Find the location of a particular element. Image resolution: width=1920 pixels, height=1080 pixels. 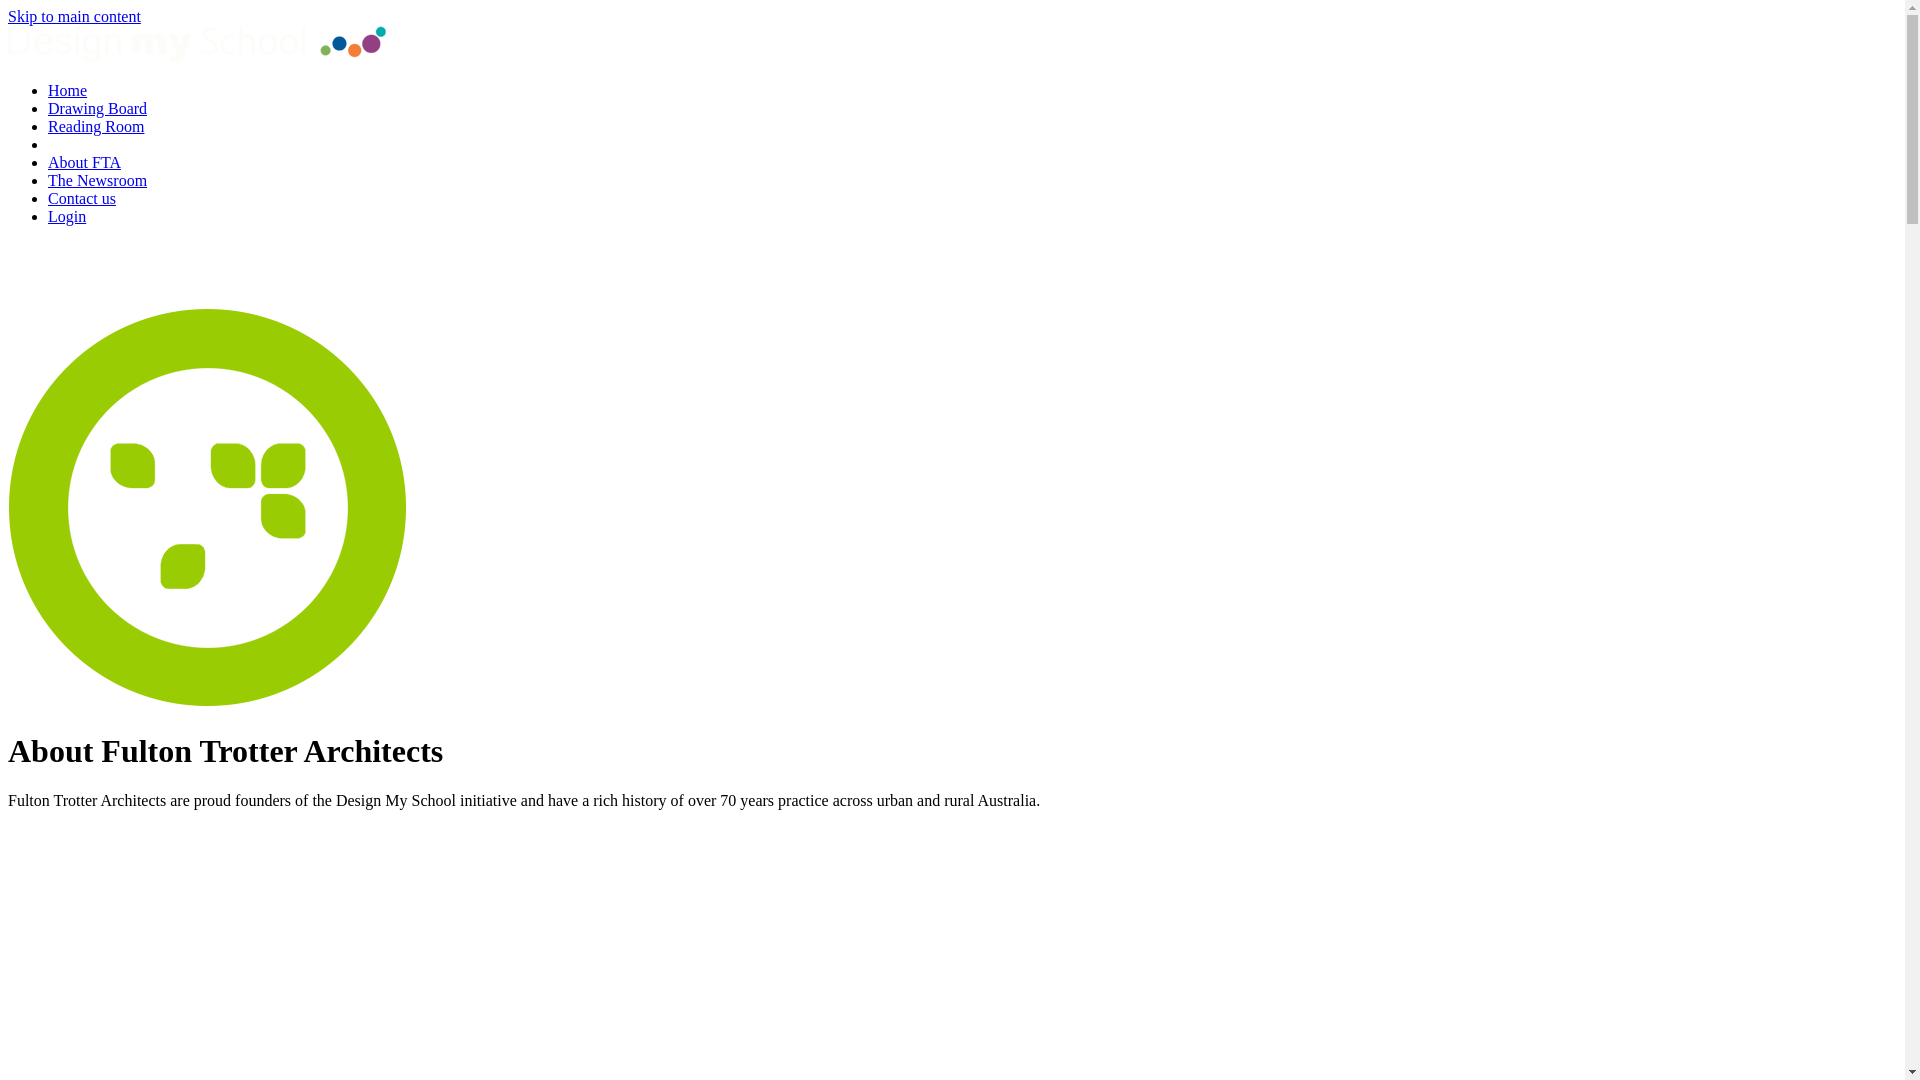

'Skip to main content' is located at coordinates (8, 16).